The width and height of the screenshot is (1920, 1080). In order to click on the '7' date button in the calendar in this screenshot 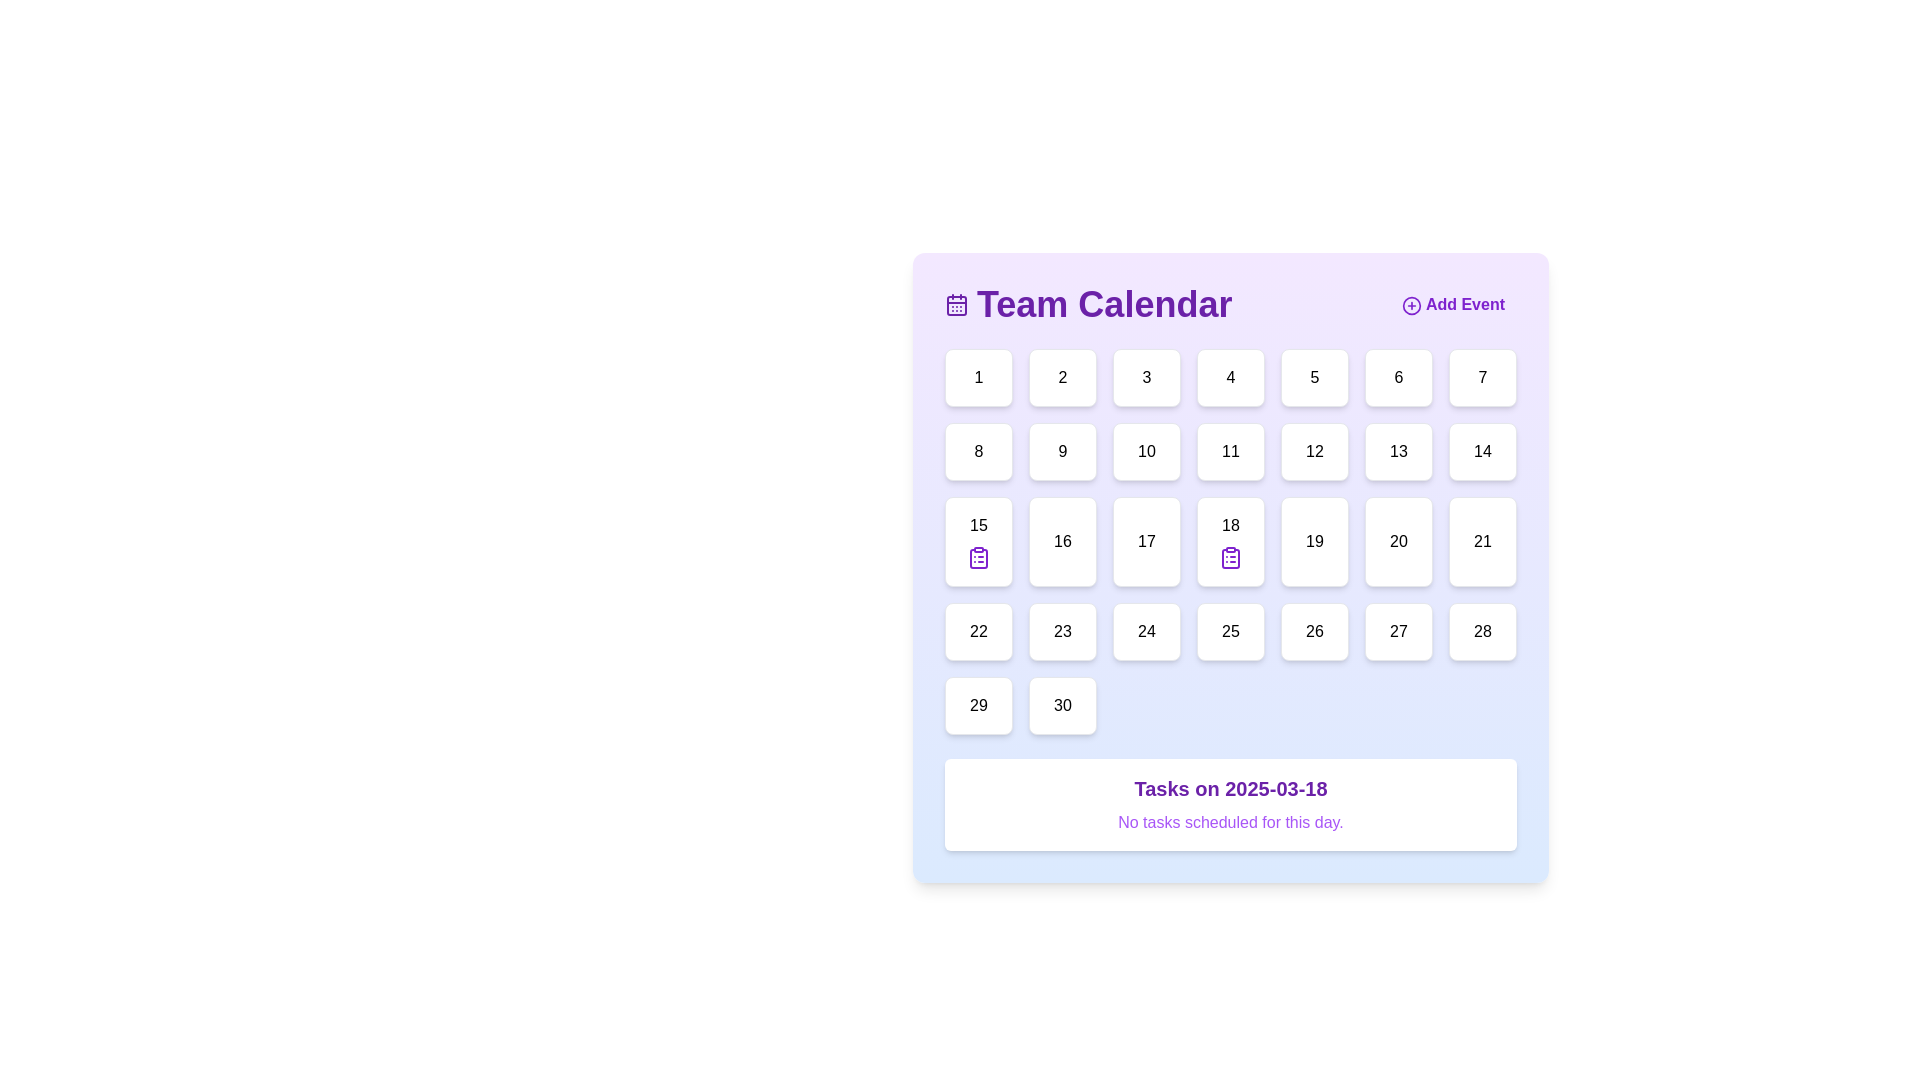, I will do `click(1483, 378)`.